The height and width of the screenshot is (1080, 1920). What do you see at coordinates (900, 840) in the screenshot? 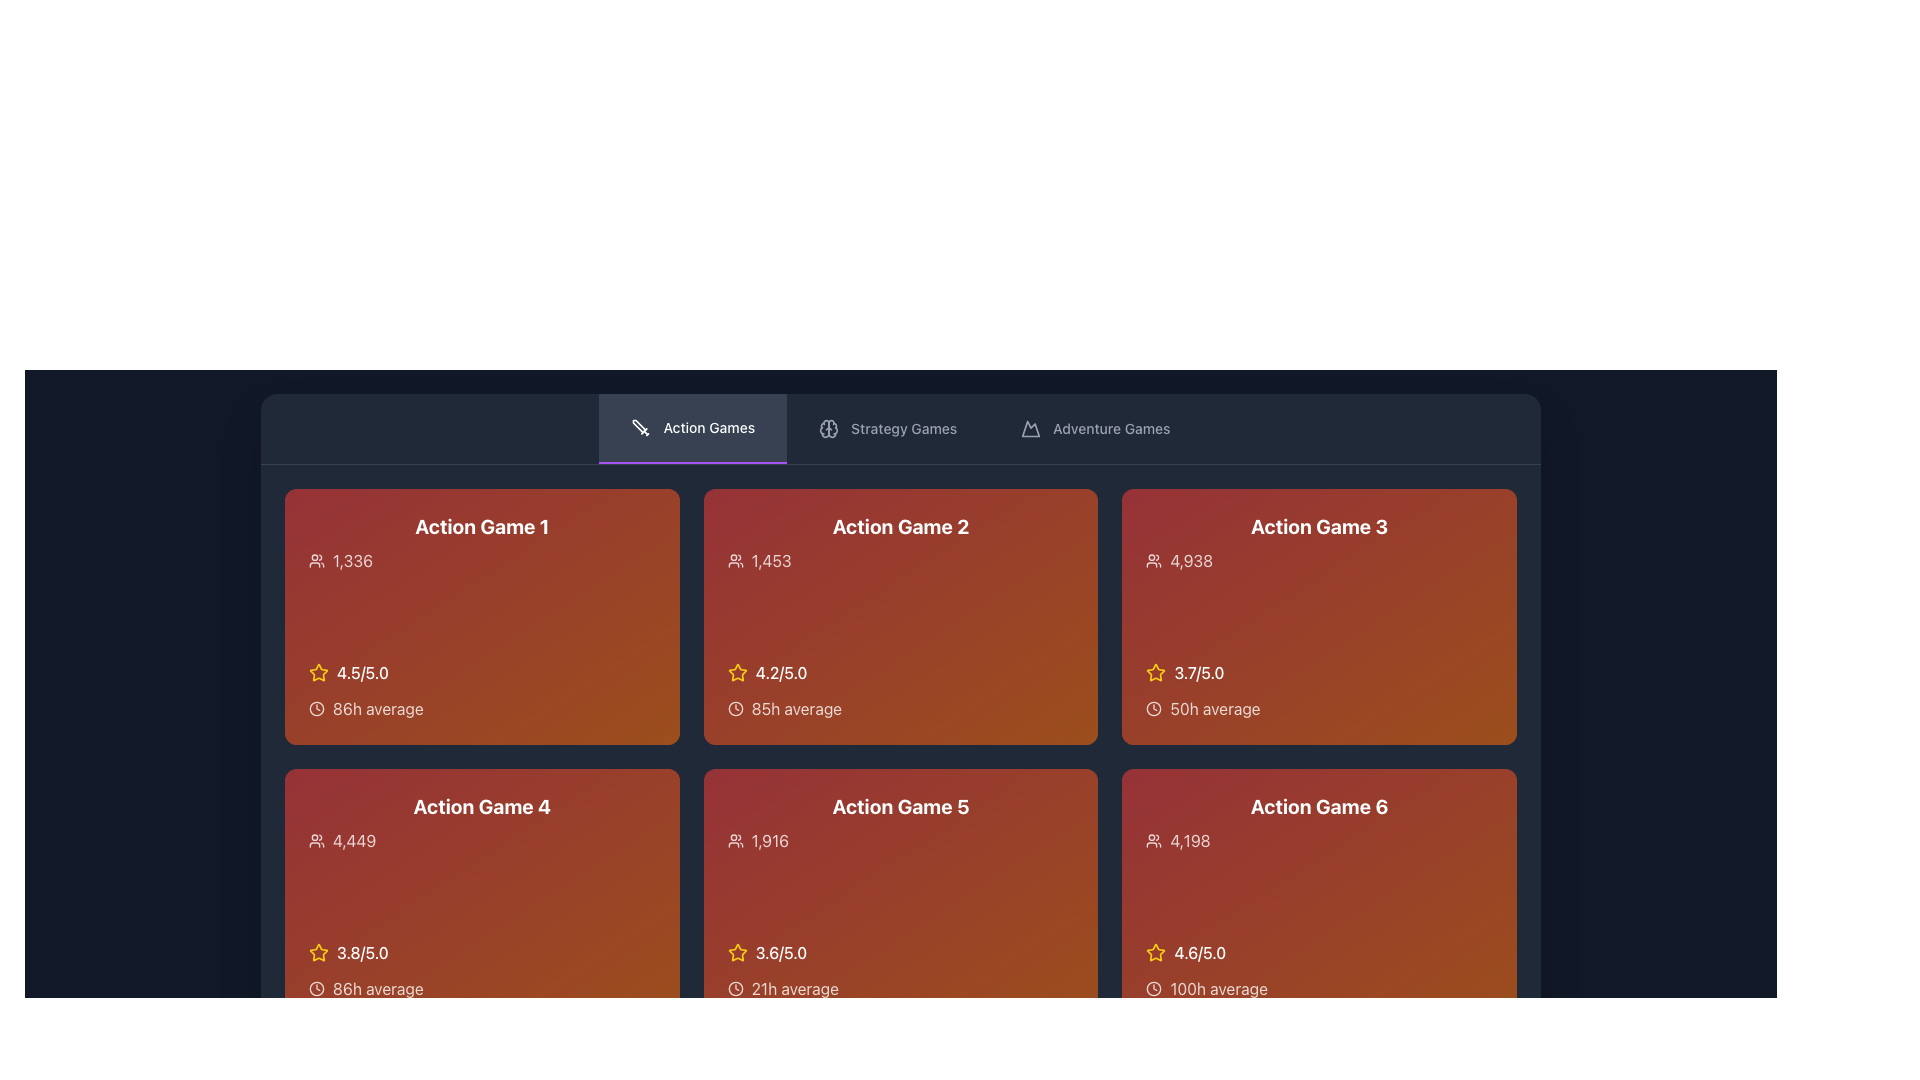
I see `the text display label showing the static information '1,916'` at bounding box center [900, 840].